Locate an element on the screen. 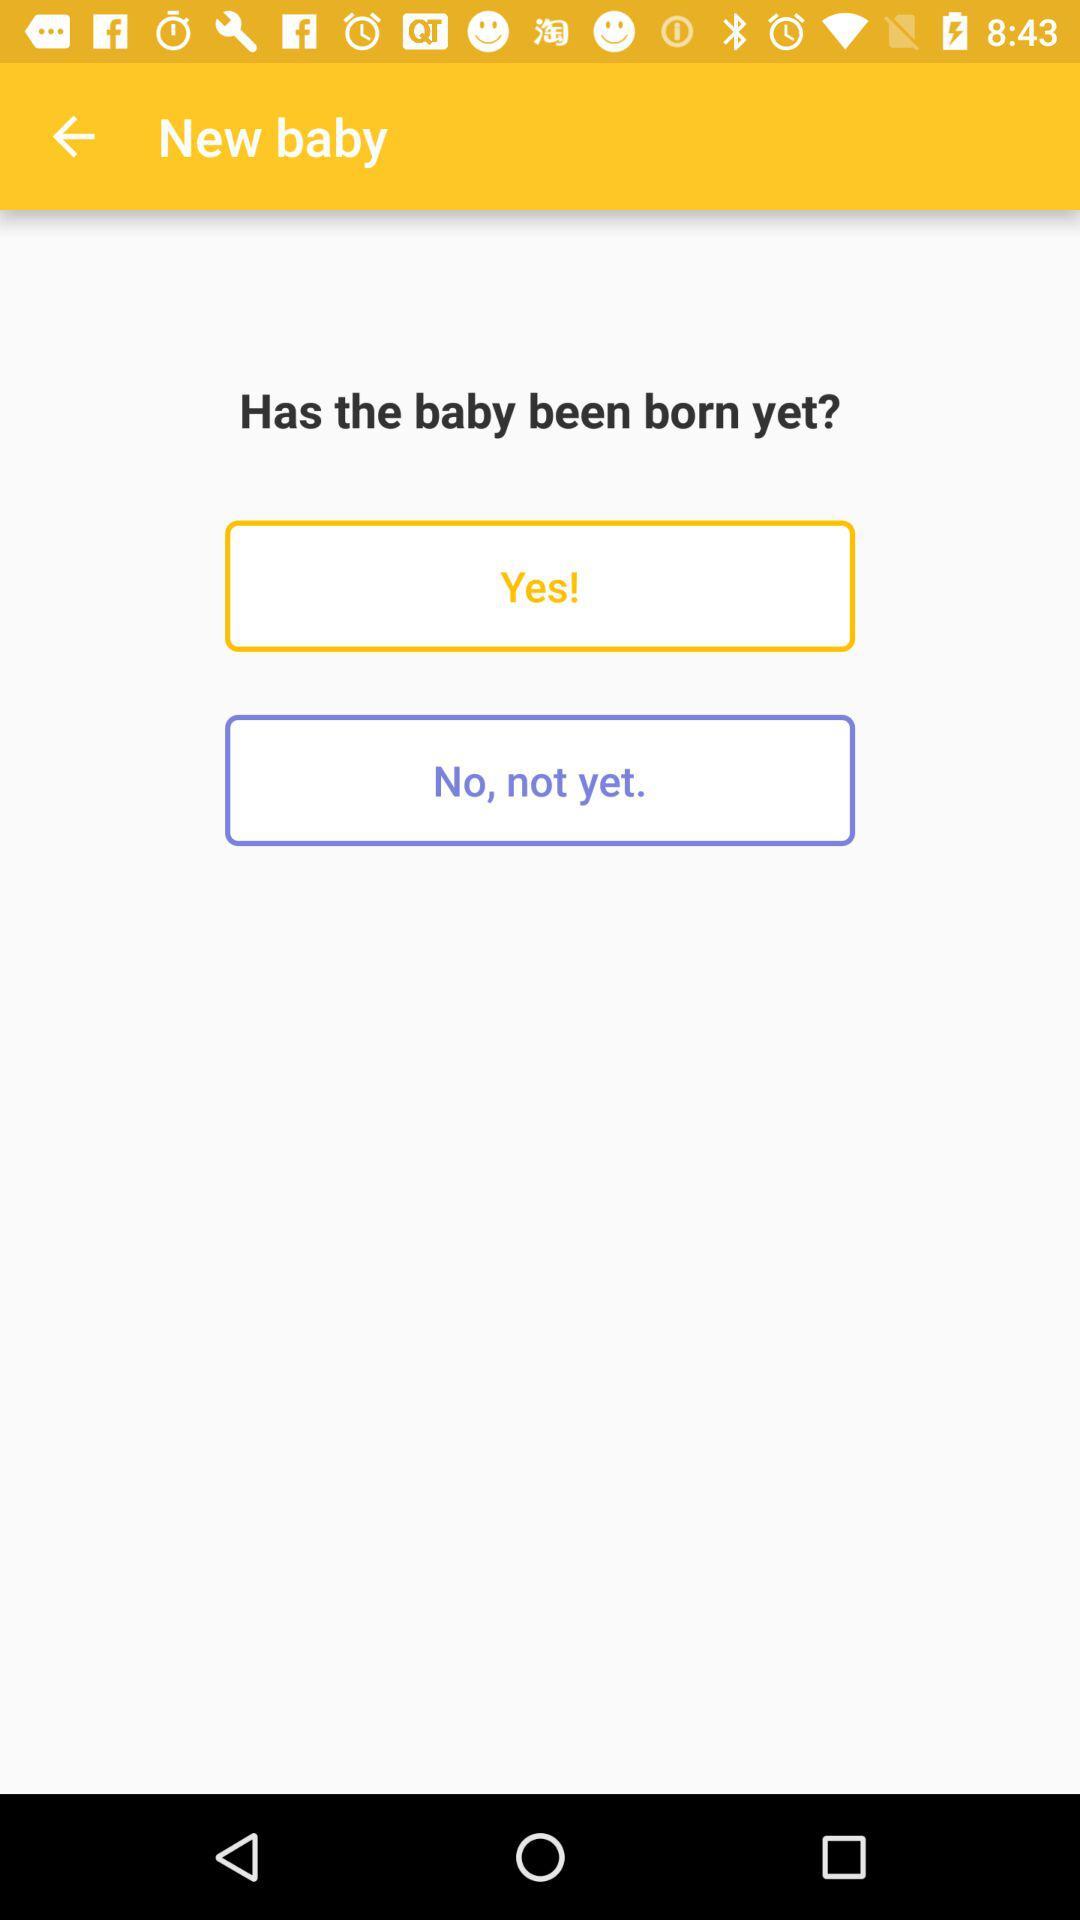 Image resolution: width=1080 pixels, height=1920 pixels. icon to the left of new baby app is located at coordinates (72, 135).